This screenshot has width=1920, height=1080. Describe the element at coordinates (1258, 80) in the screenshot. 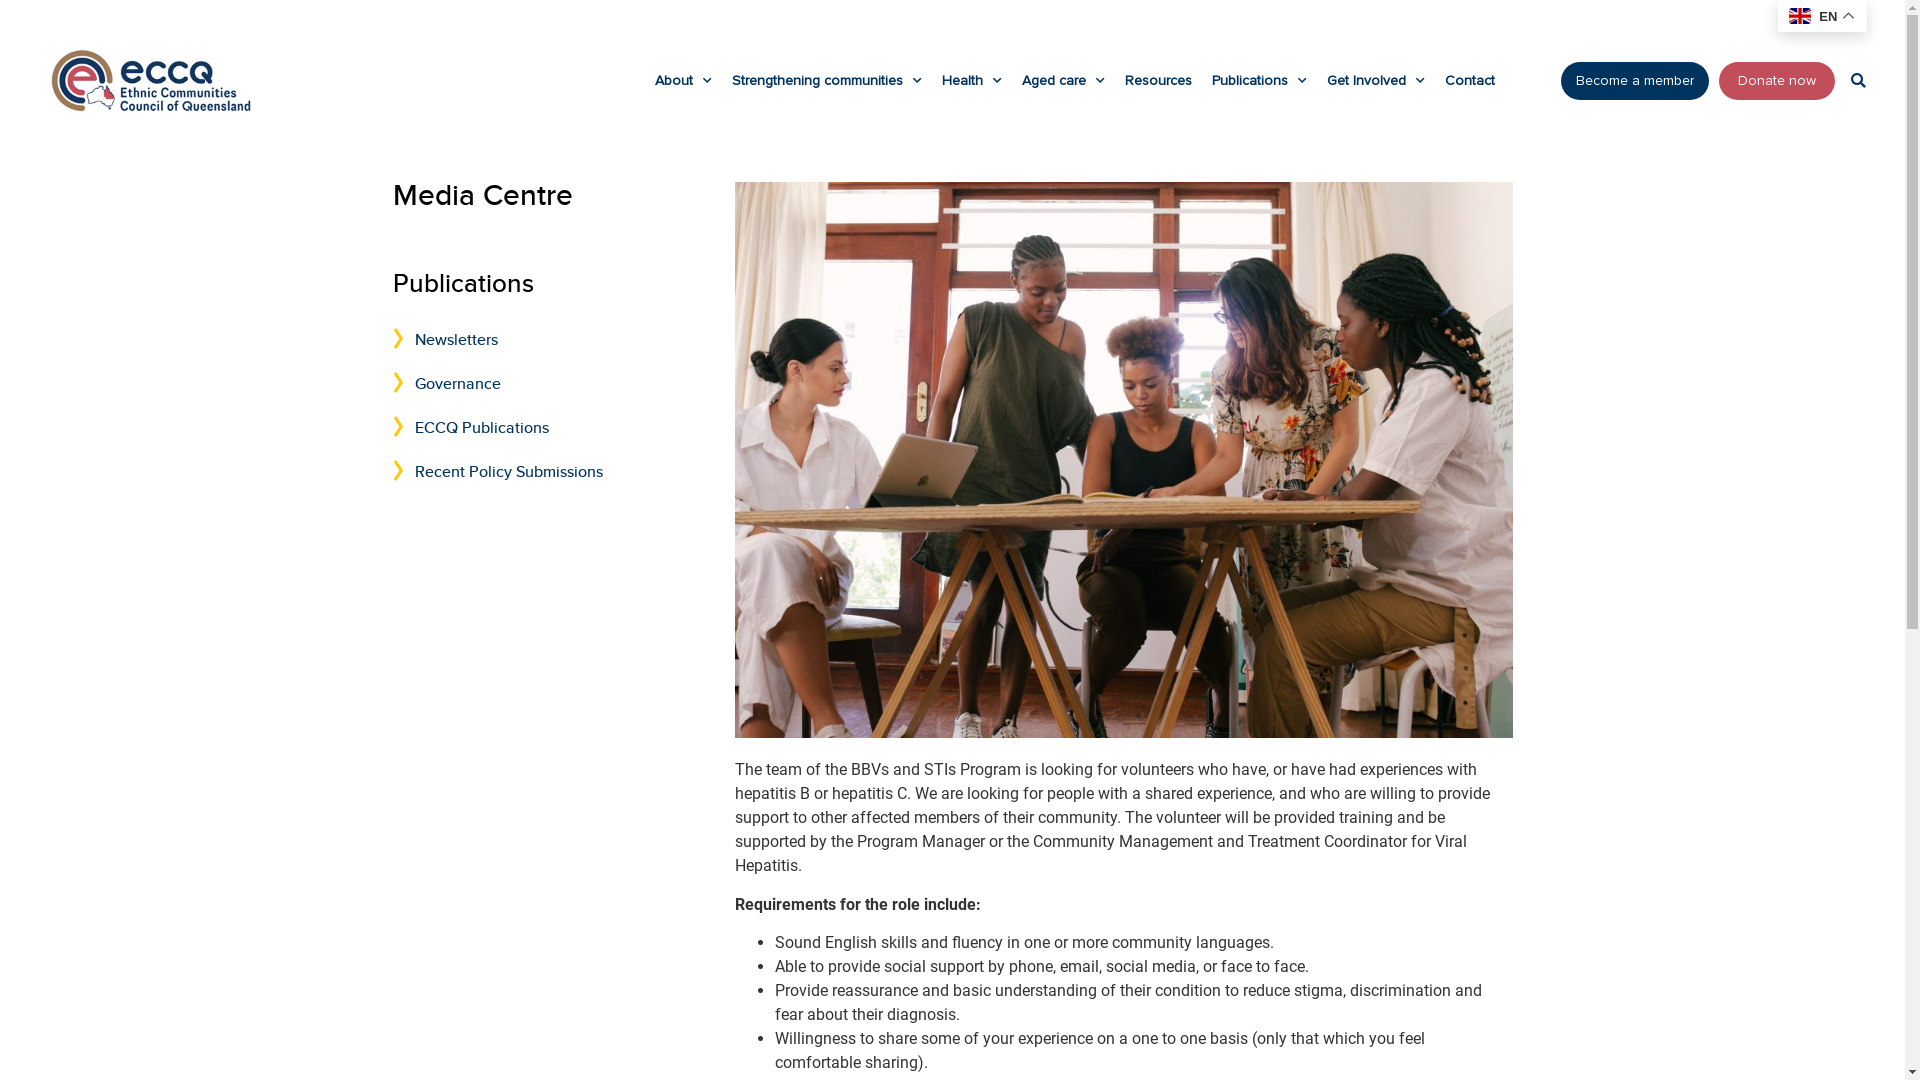

I see `'Publications'` at that location.